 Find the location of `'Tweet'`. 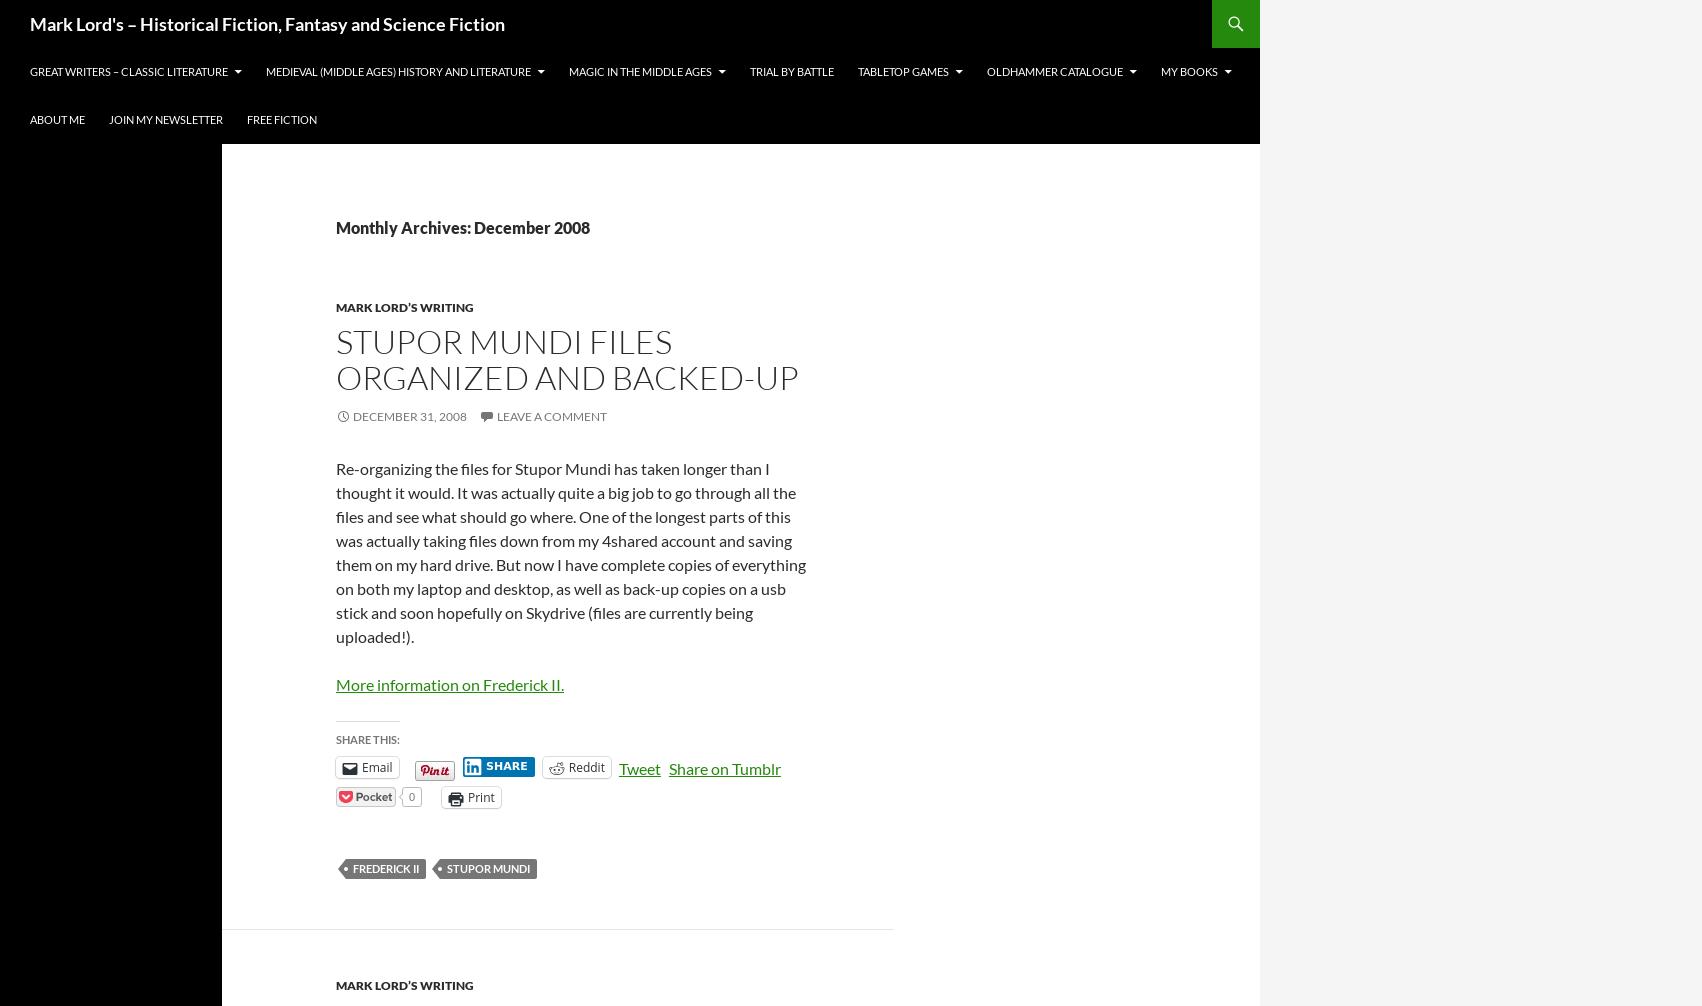

'Tweet' is located at coordinates (638, 767).